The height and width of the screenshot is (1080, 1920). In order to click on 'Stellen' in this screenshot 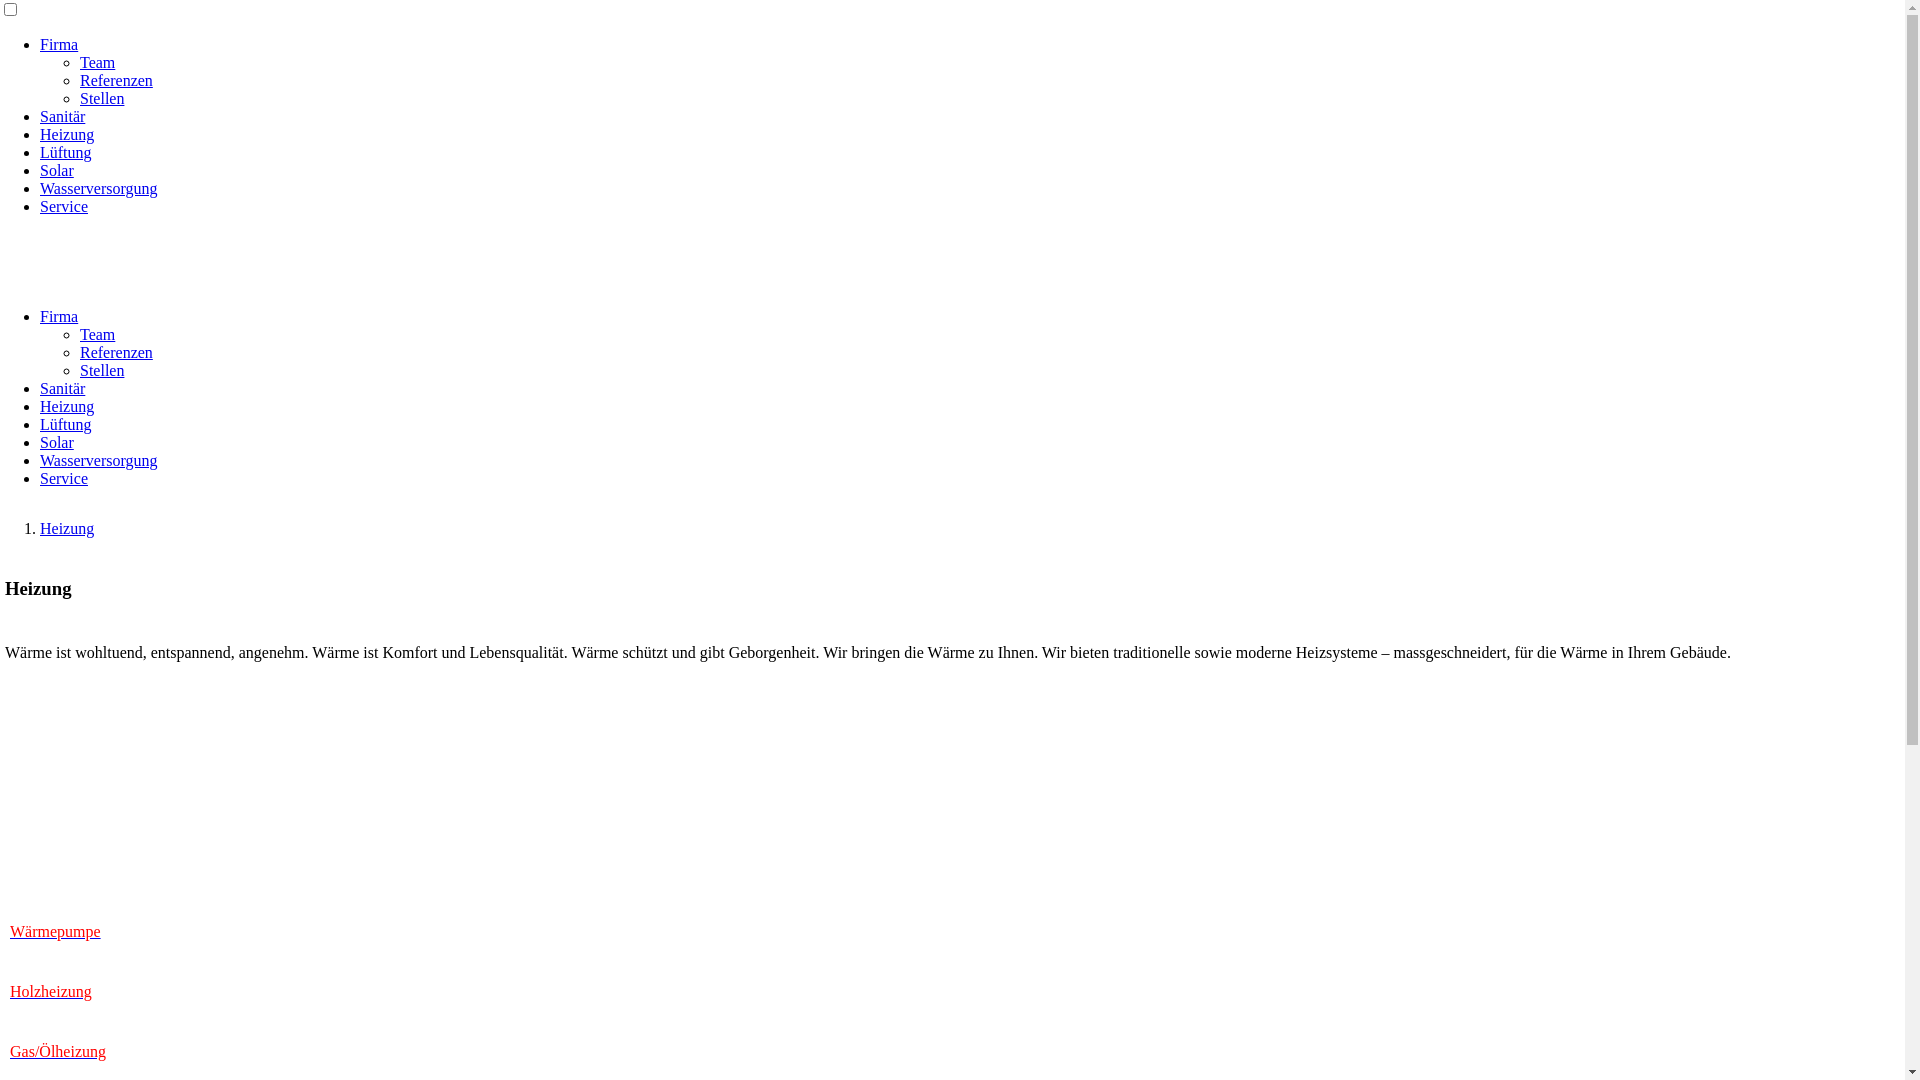, I will do `click(80, 370)`.